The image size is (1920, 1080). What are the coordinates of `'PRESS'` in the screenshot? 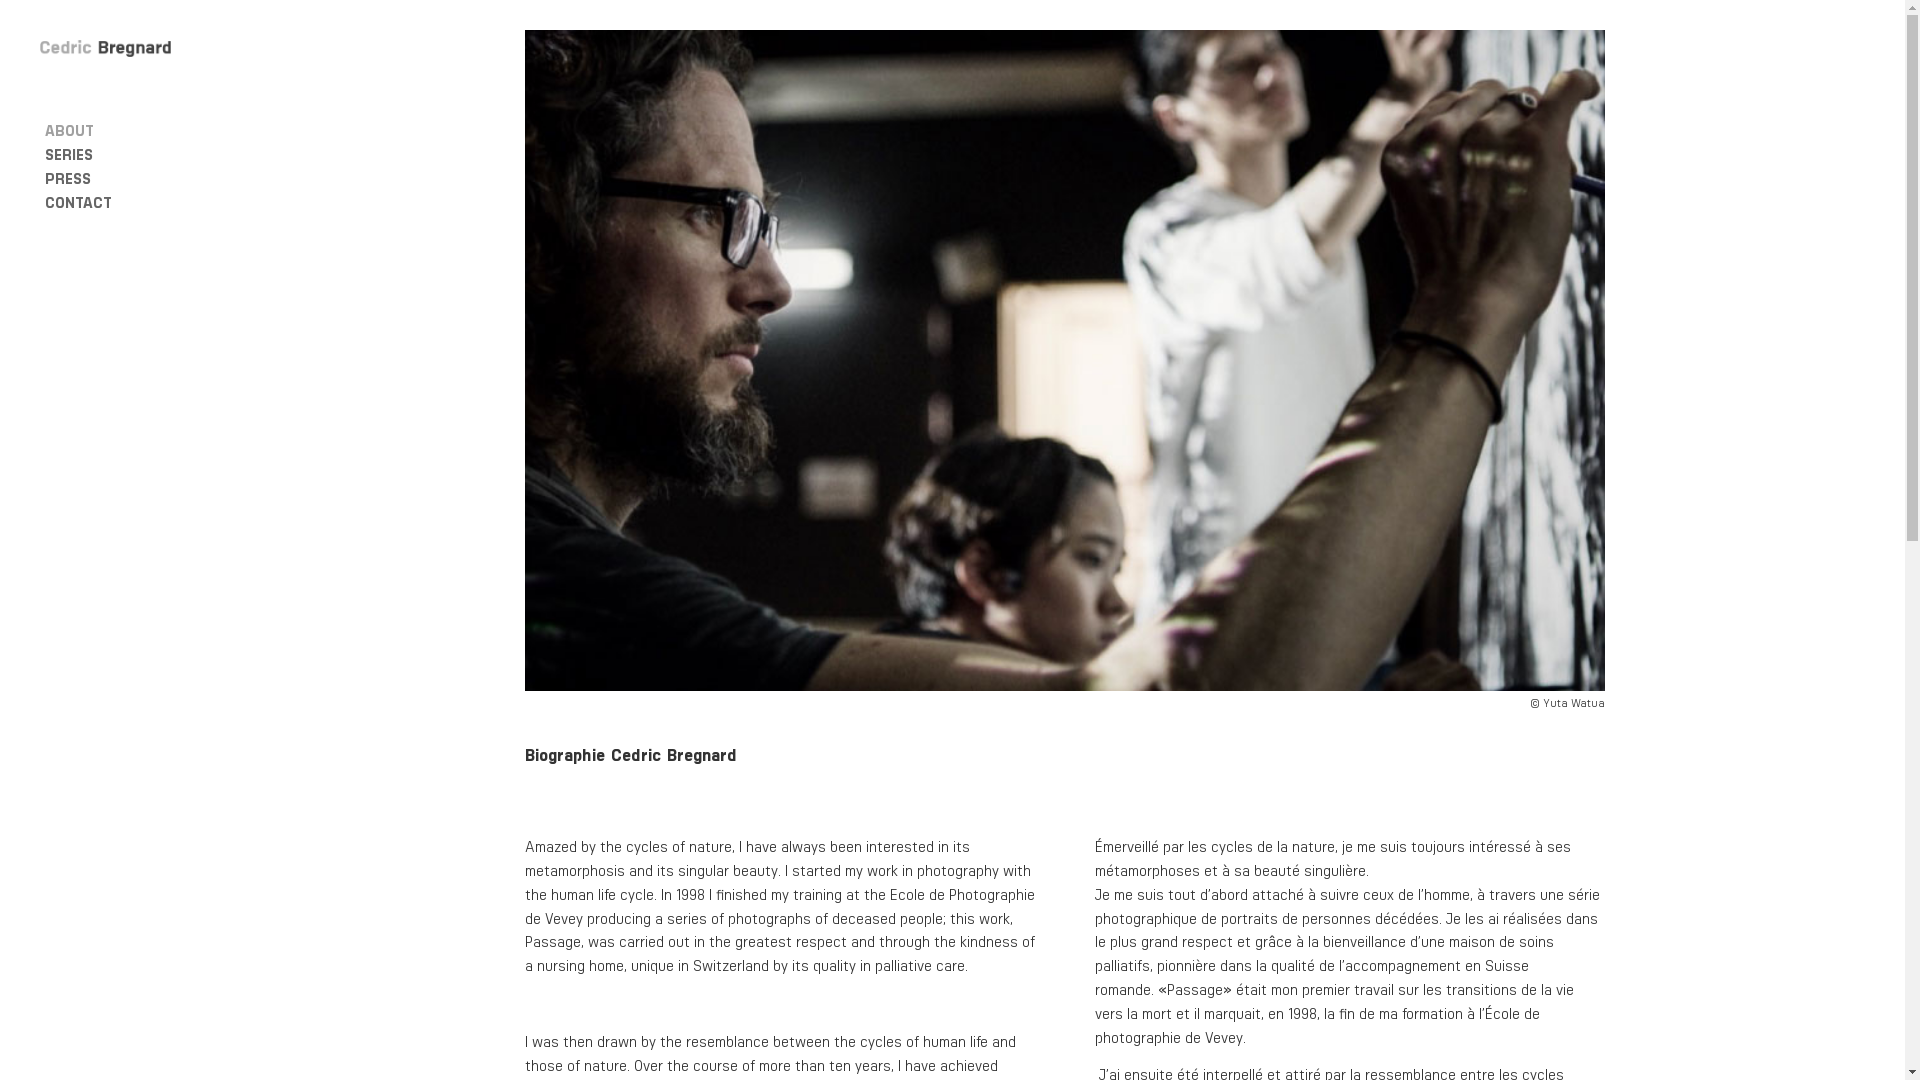 It's located at (131, 176).